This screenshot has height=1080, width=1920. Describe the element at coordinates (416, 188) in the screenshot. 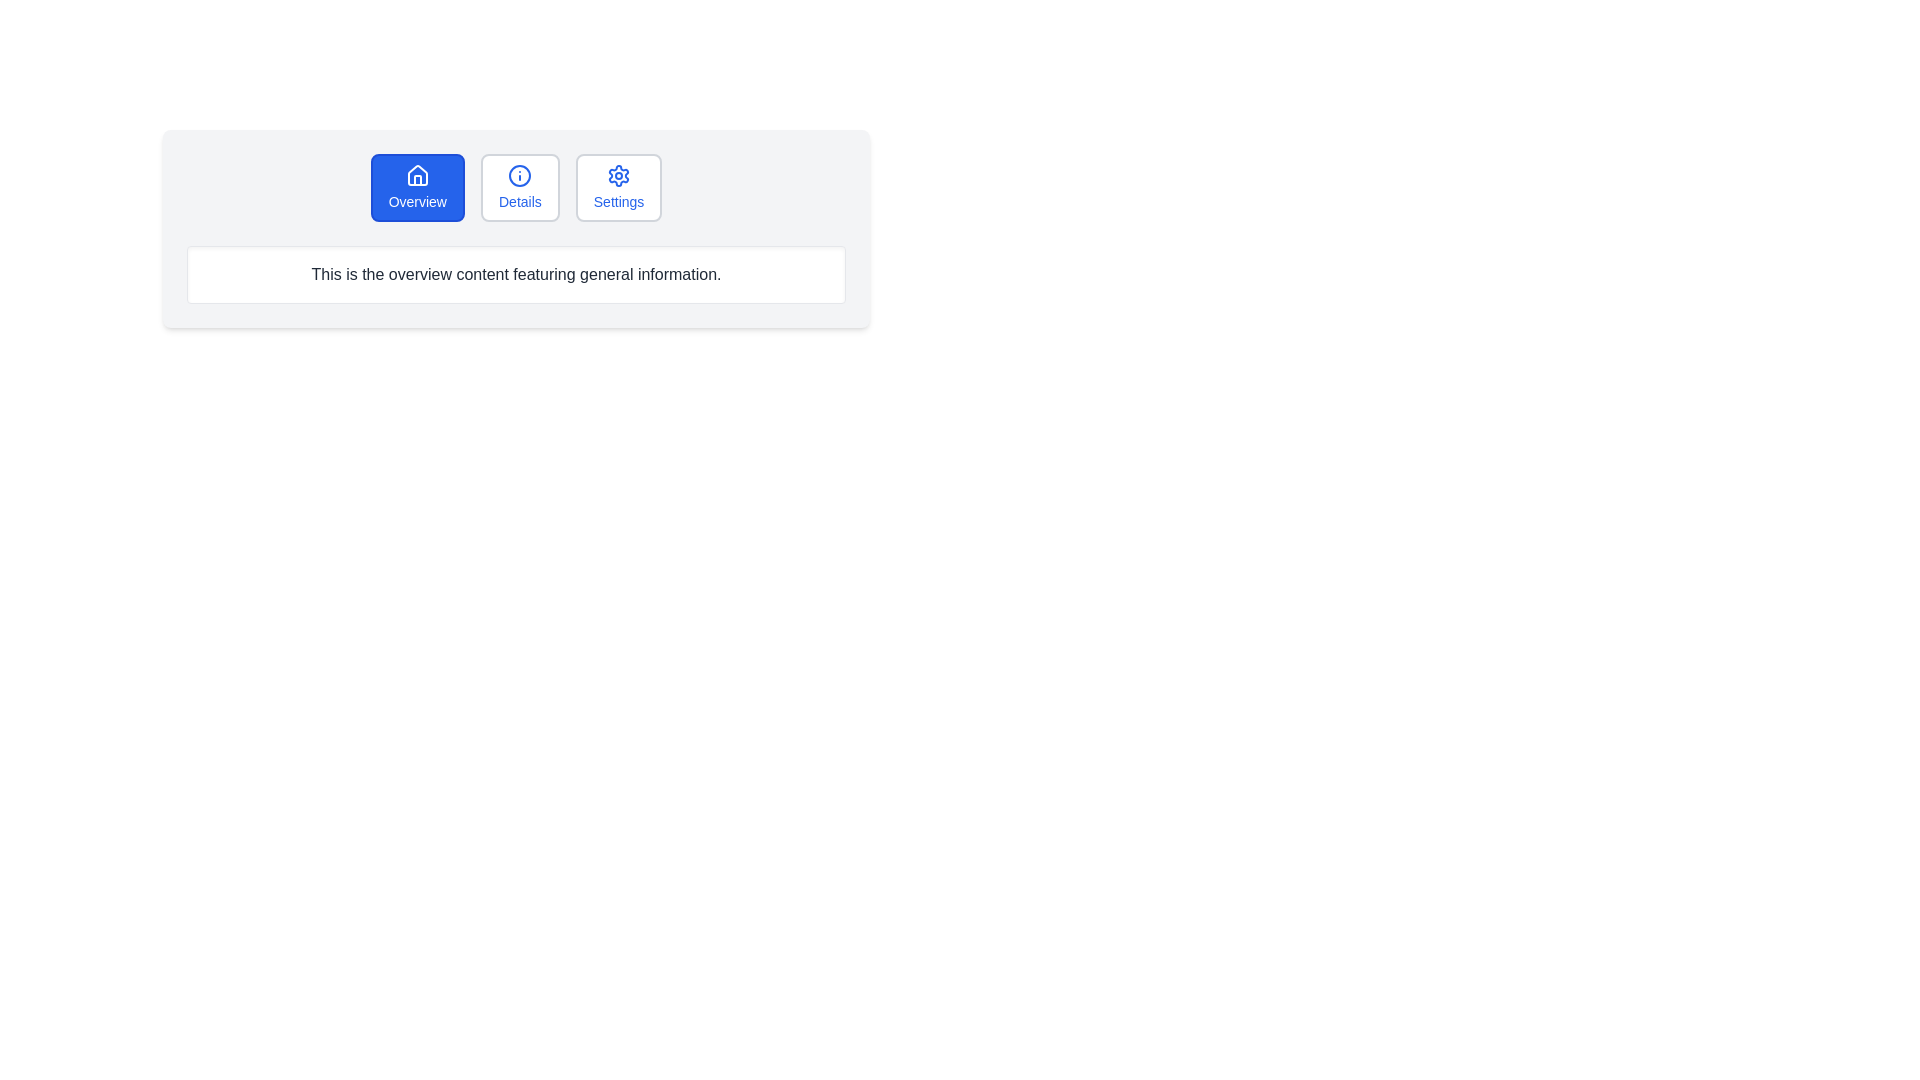

I see `the Overview tab` at that location.